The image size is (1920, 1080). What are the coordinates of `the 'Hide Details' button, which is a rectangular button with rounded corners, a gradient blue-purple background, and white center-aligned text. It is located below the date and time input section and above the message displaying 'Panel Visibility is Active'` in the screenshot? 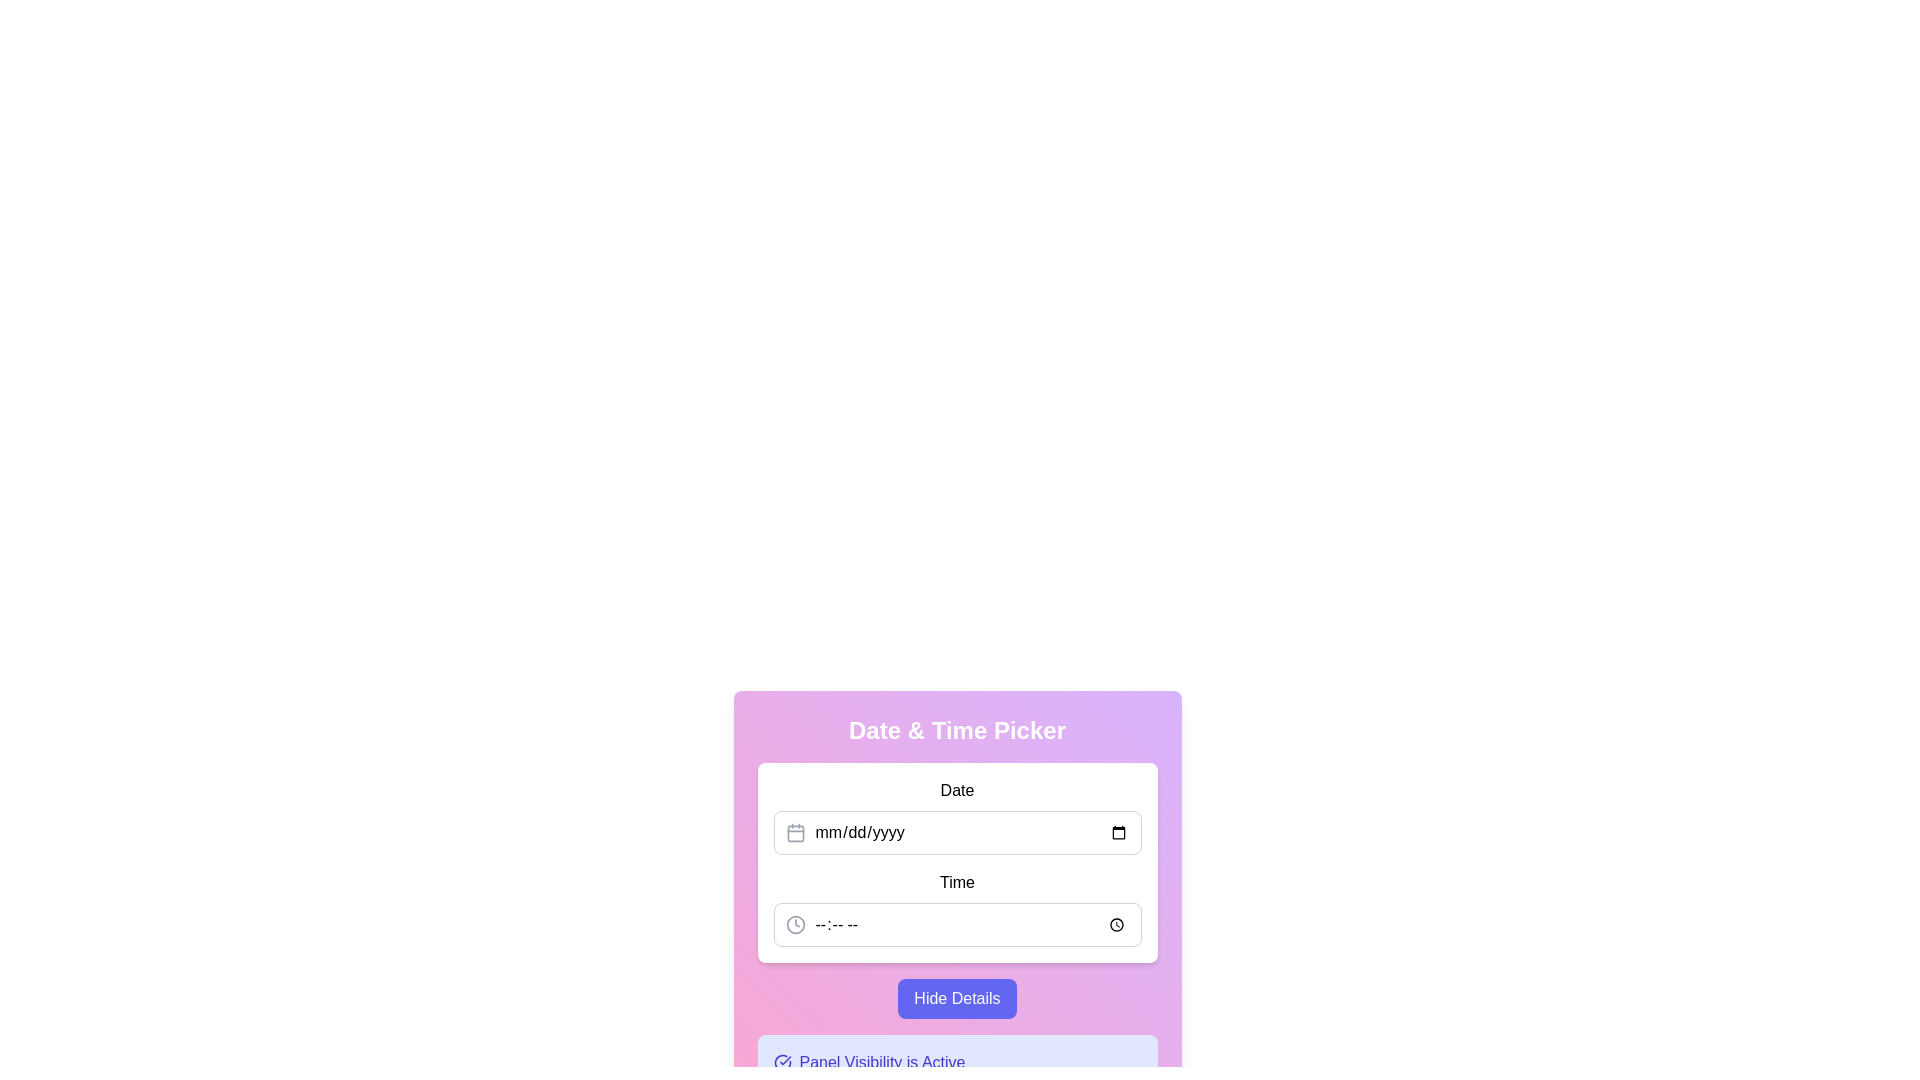 It's located at (956, 999).